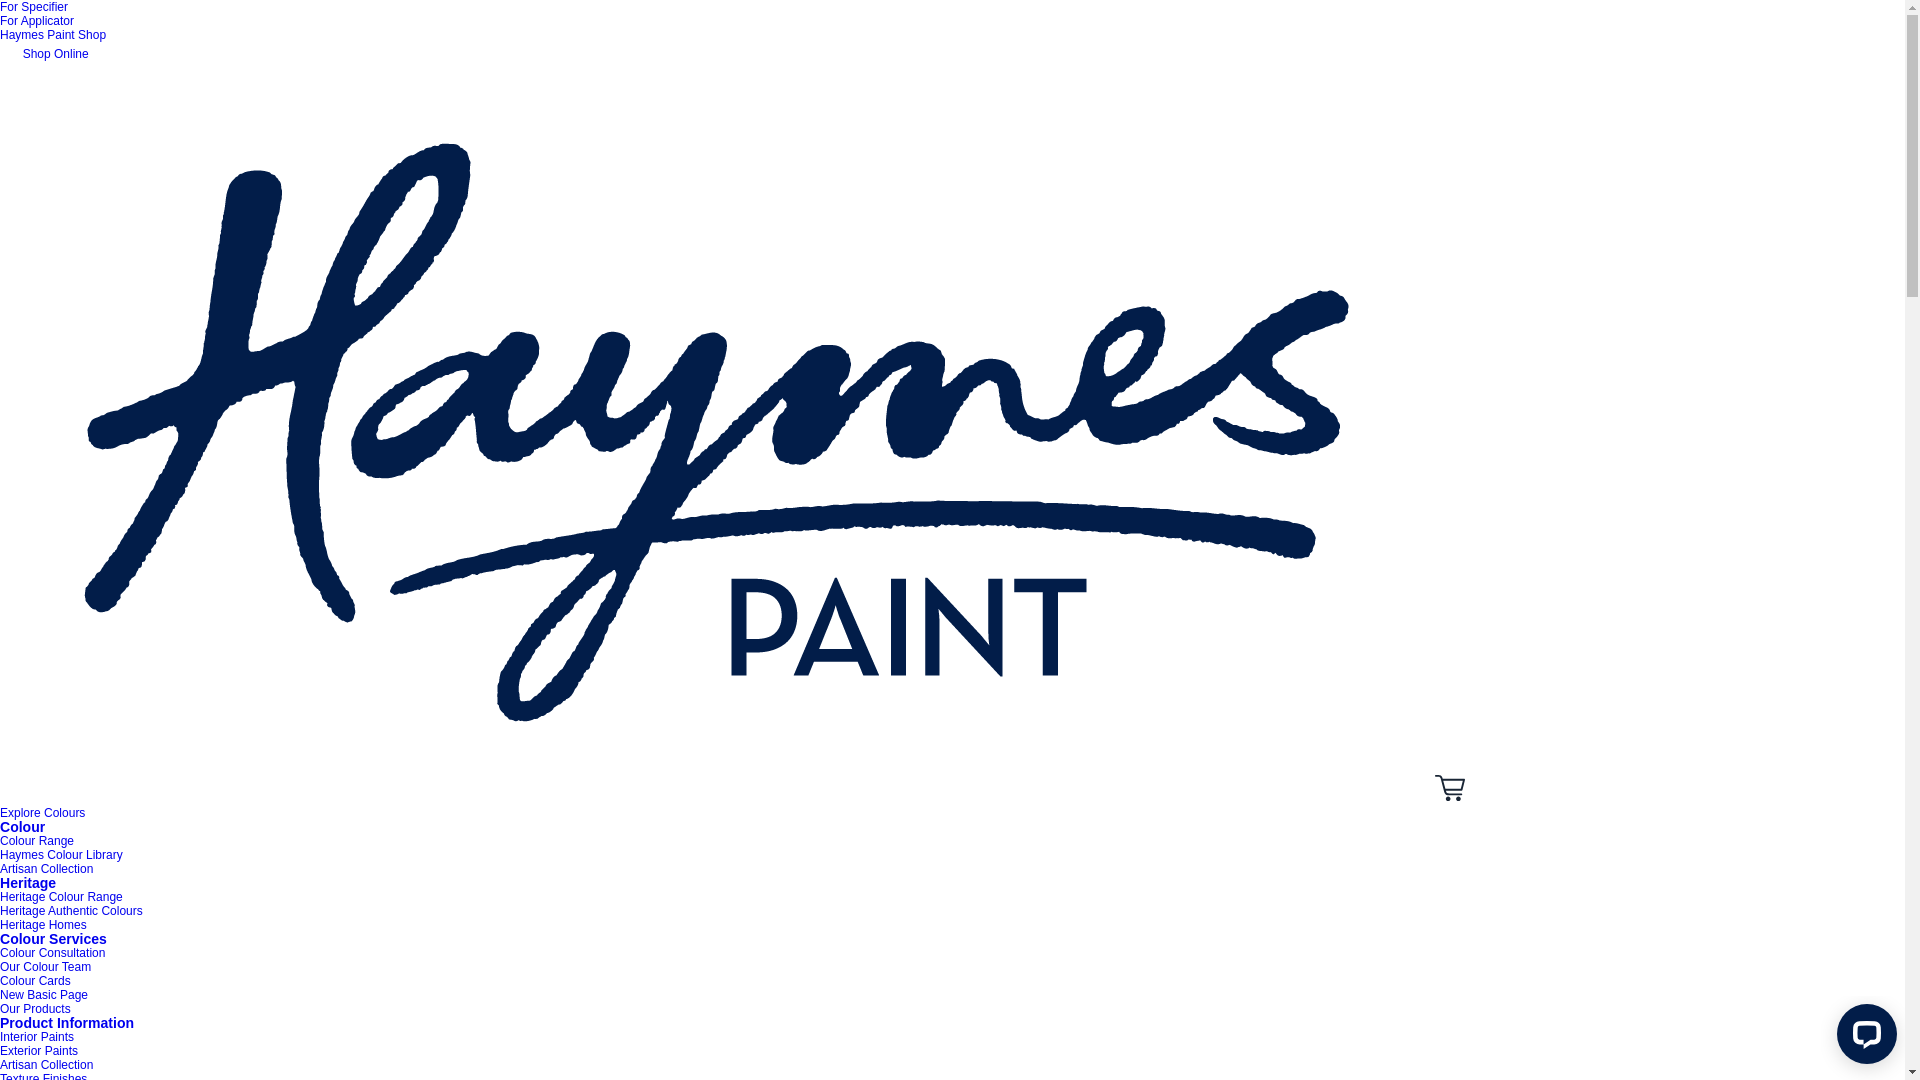 Image resolution: width=1920 pixels, height=1080 pixels. Describe the element at coordinates (0, 7) in the screenshot. I see `'For Specifier'` at that location.